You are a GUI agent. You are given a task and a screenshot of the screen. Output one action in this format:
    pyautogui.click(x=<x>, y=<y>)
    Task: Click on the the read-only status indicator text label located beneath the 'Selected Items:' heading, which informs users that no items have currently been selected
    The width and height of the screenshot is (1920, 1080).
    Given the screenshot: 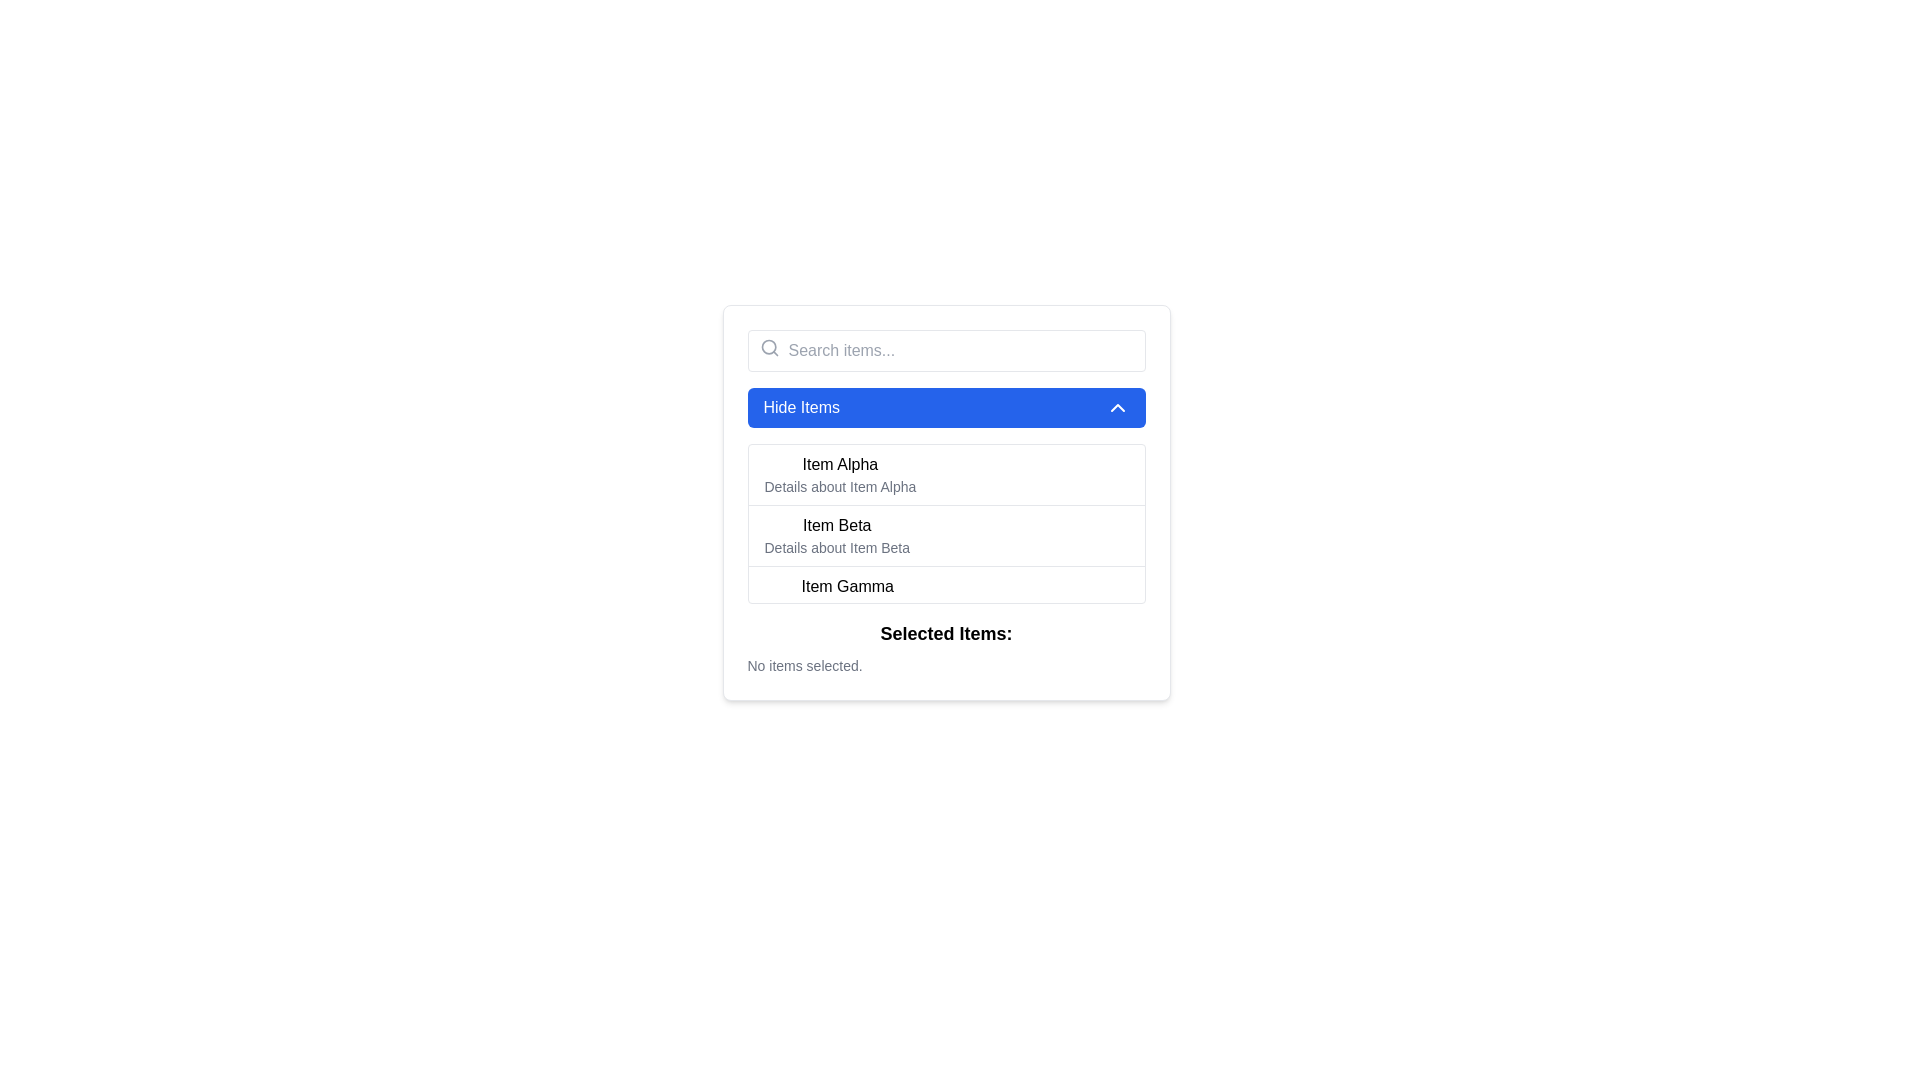 What is the action you would take?
    pyautogui.click(x=805, y=666)
    